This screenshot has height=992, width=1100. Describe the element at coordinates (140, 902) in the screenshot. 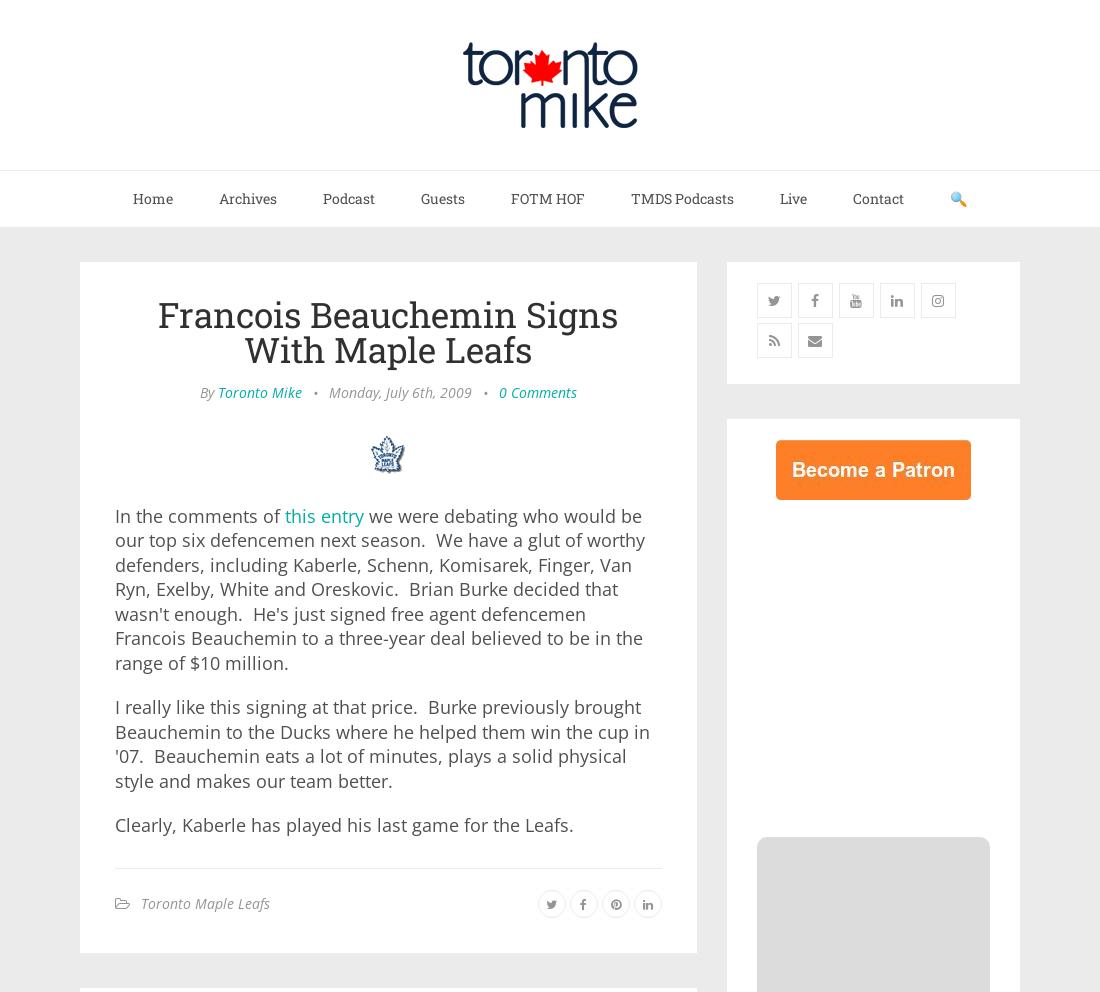

I see `'Toronto Maple Leafs'` at that location.